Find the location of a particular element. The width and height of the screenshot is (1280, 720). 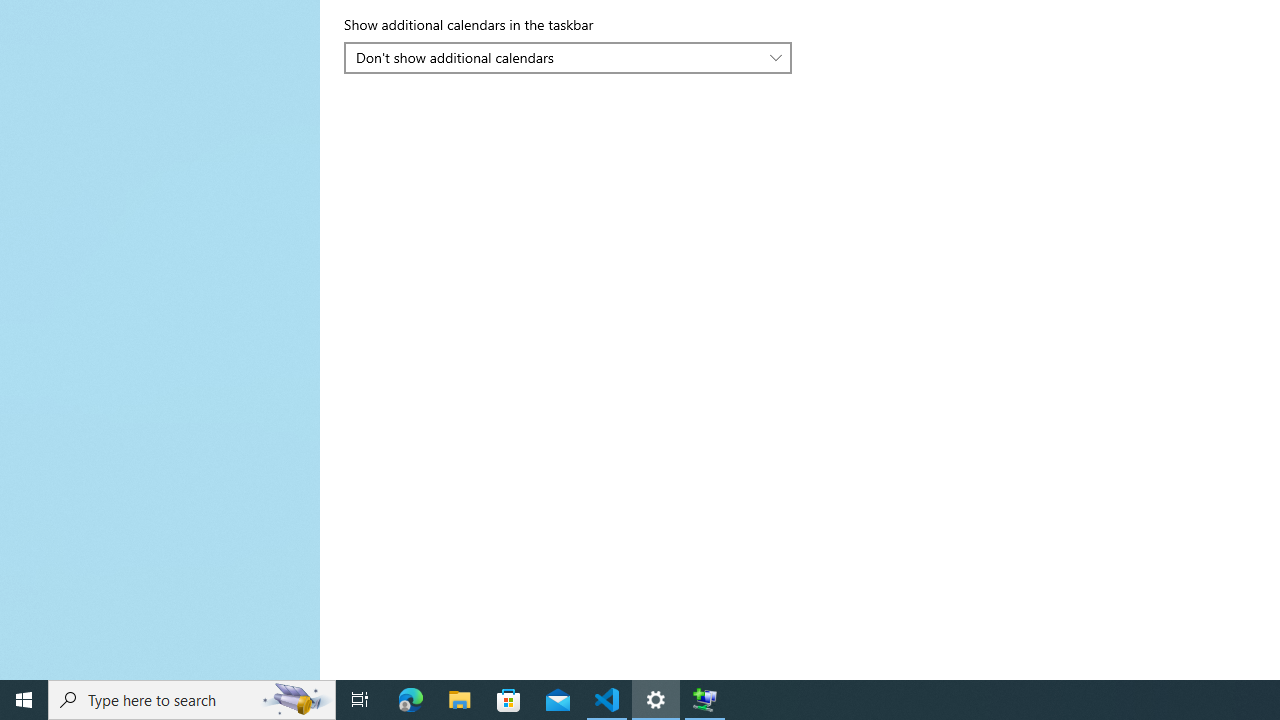

'Don' is located at coordinates (558, 56).